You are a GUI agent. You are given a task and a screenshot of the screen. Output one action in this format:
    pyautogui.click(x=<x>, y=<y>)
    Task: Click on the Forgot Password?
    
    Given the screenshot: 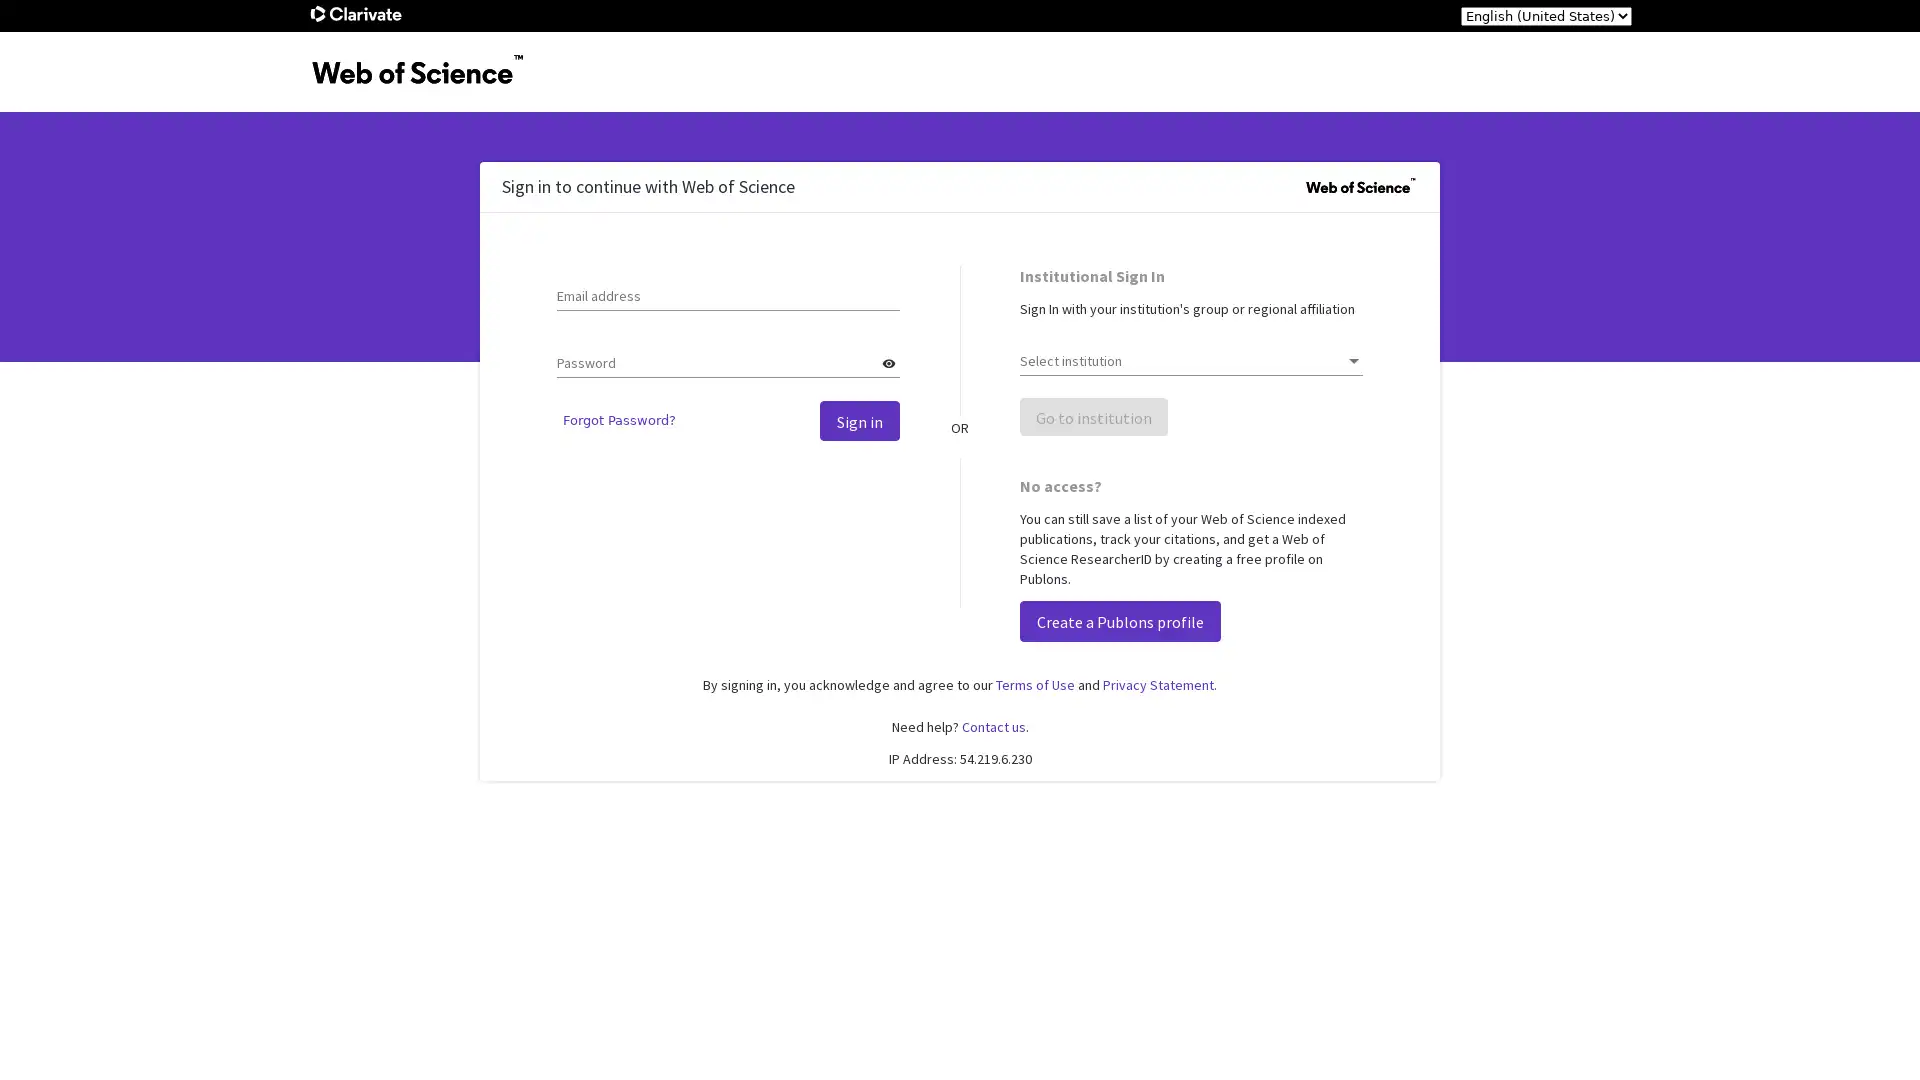 What is the action you would take?
    pyautogui.click(x=617, y=419)
    